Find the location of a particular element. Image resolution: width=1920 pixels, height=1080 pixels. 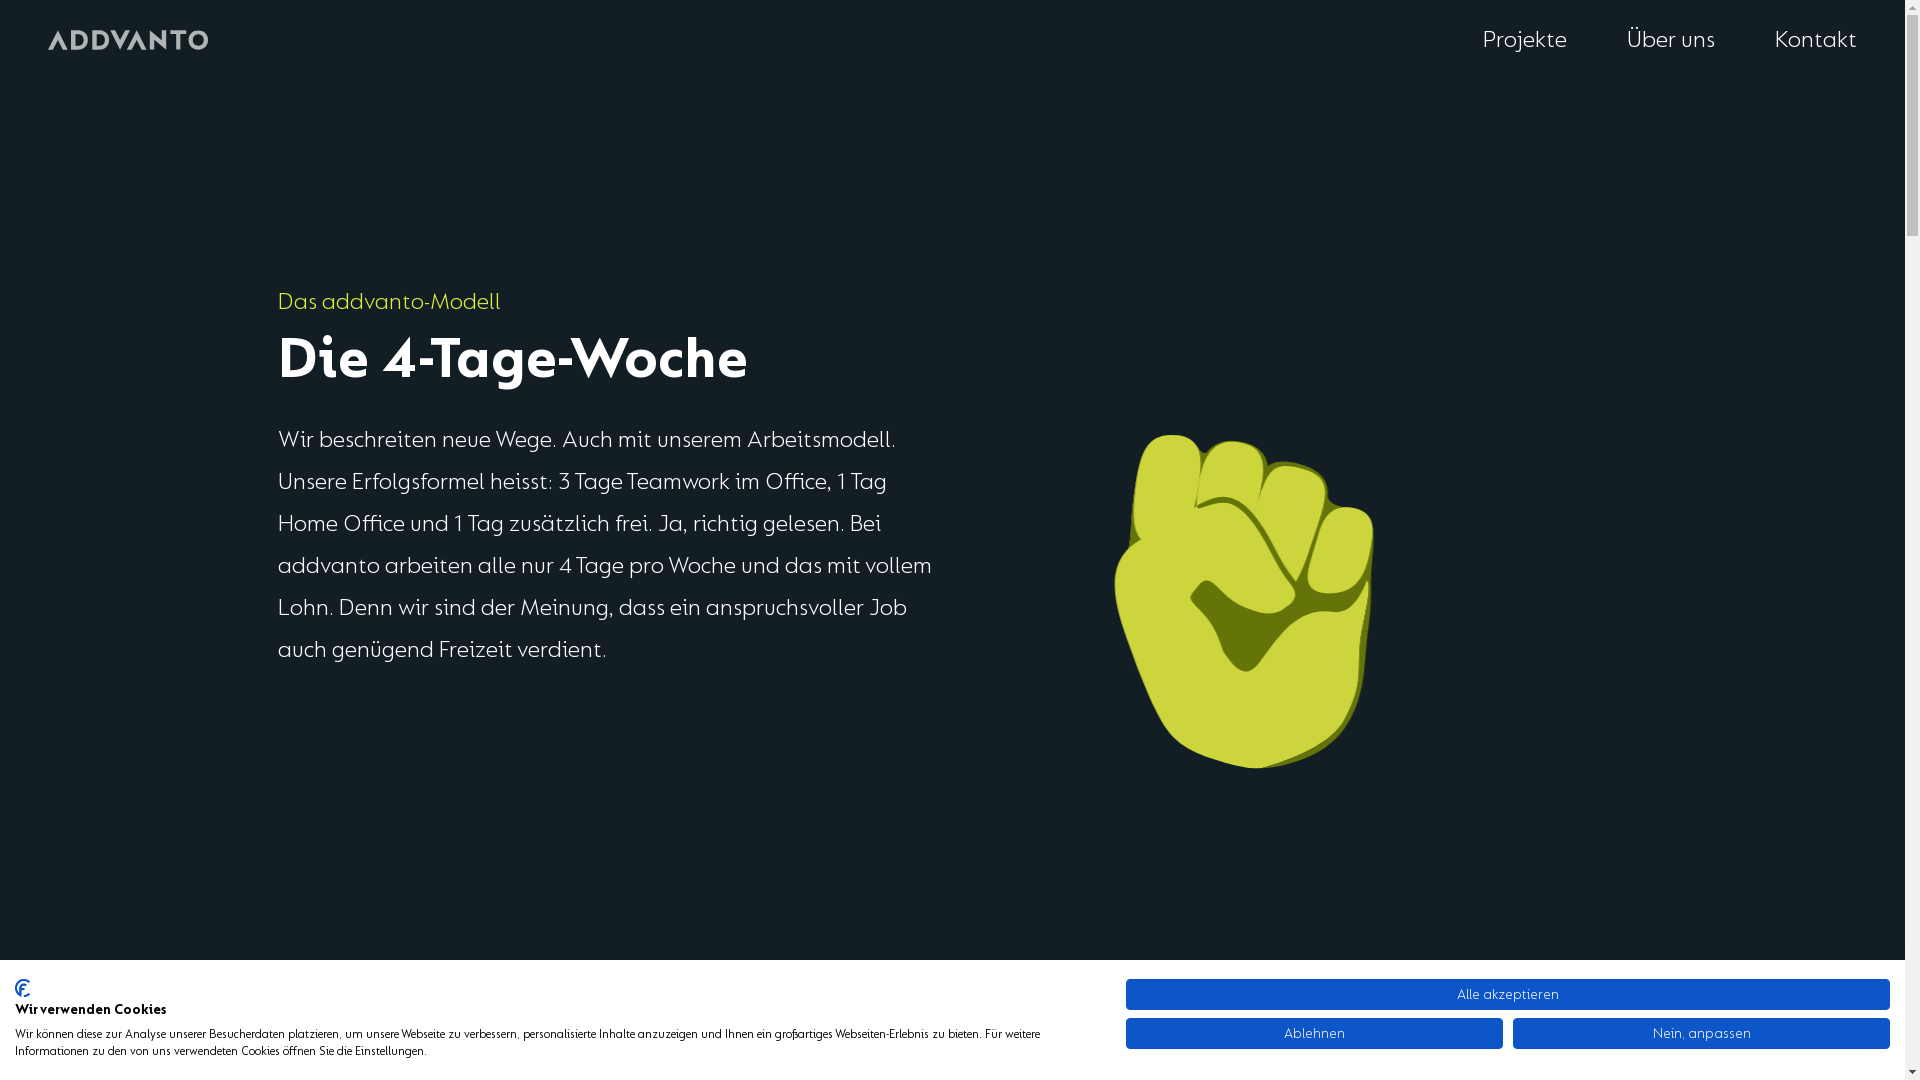

'Kontakt' is located at coordinates (1815, 40).